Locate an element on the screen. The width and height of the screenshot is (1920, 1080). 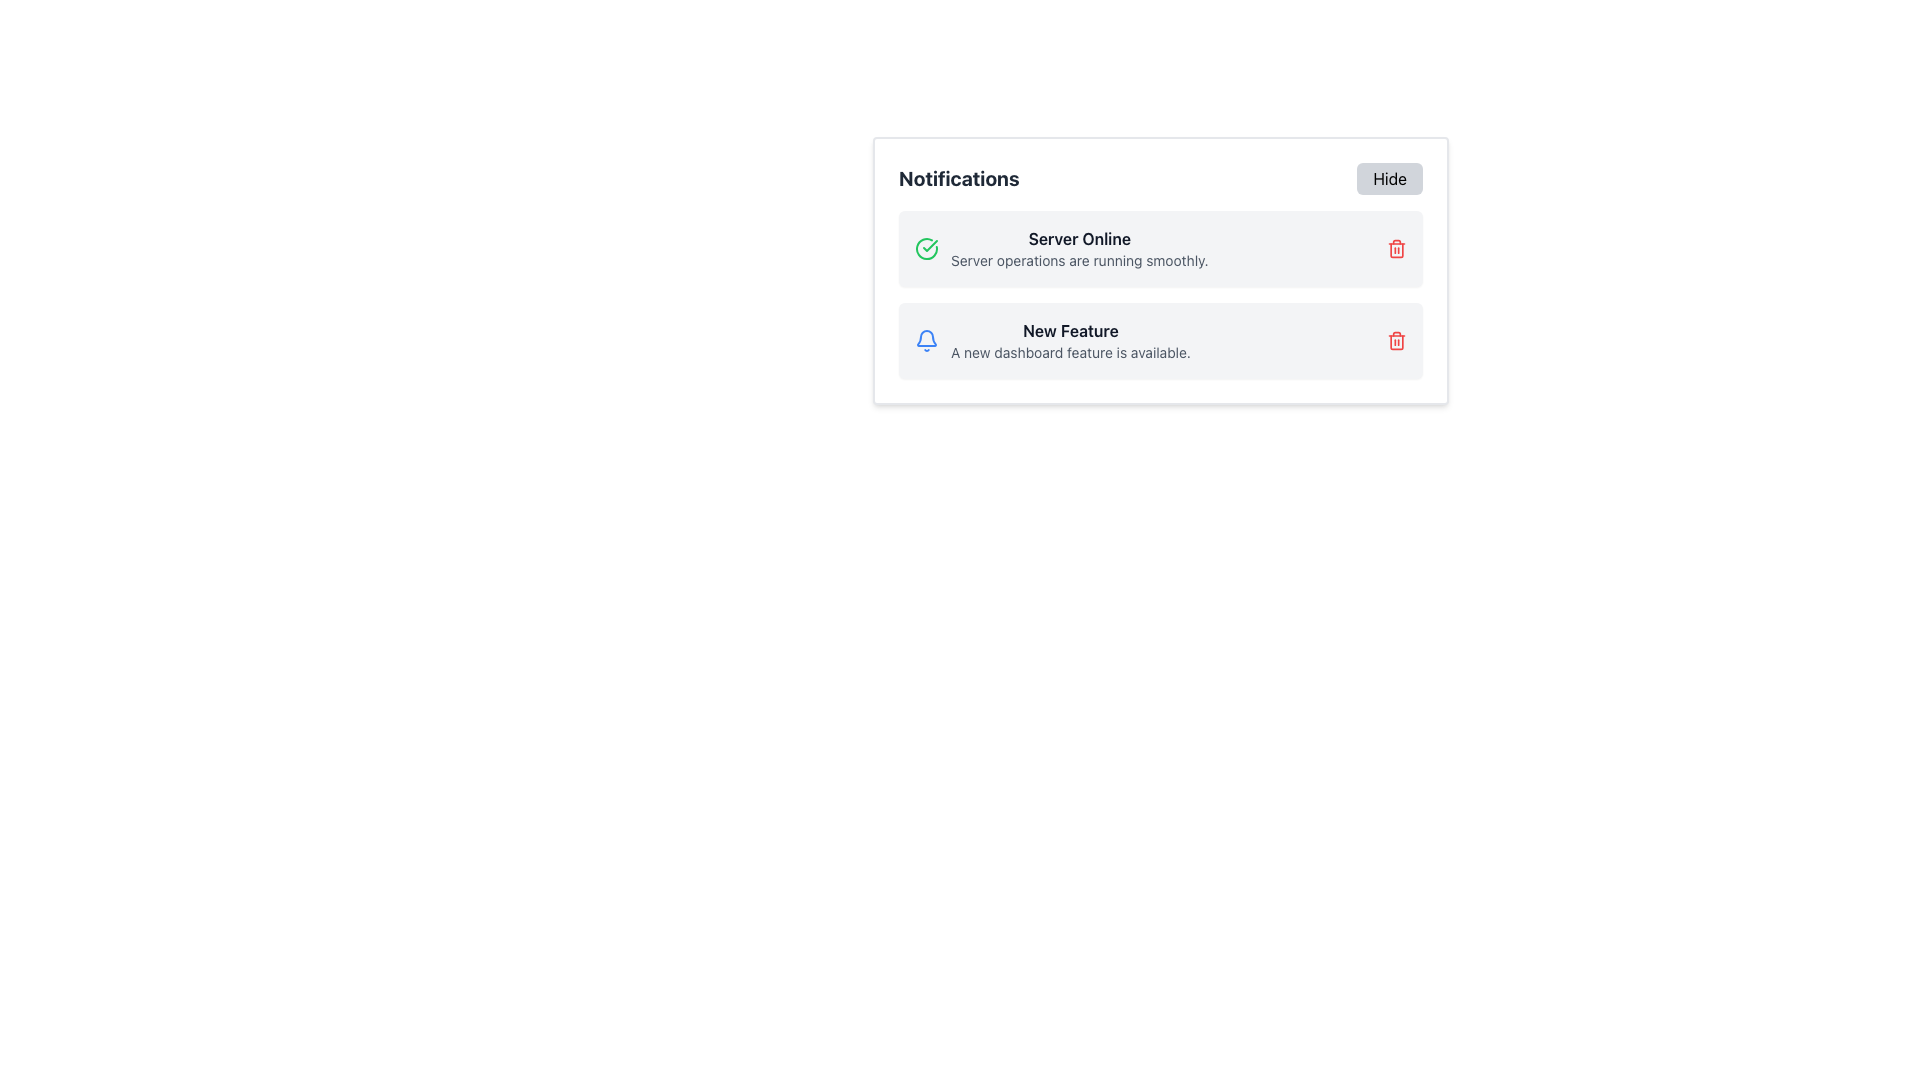
notification title and details from the first notification card located in the 'Notifications' section, positioned above the 'New Feature' notification and below the 'Hide' button is located at coordinates (1161, 270).